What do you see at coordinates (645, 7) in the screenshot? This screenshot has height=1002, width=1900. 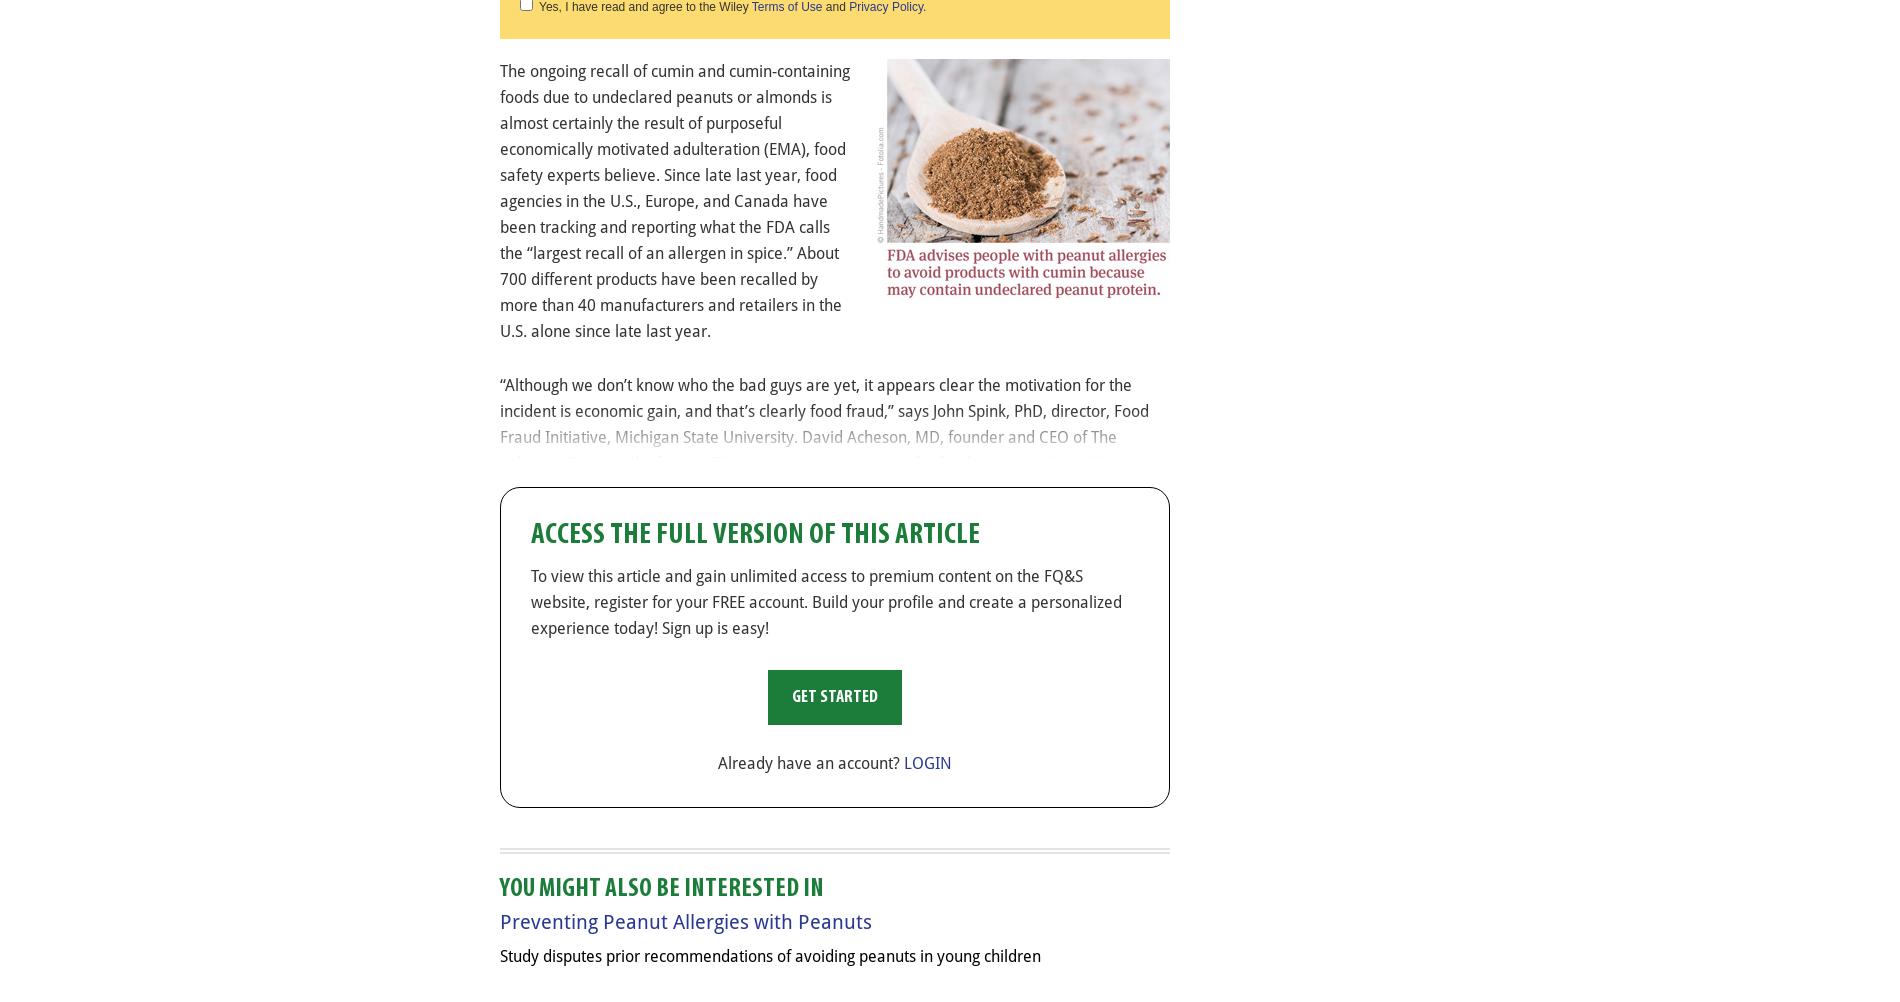 I see `'Yes, I have read and agree to the Wiley'` at bounding box center [645, 7].